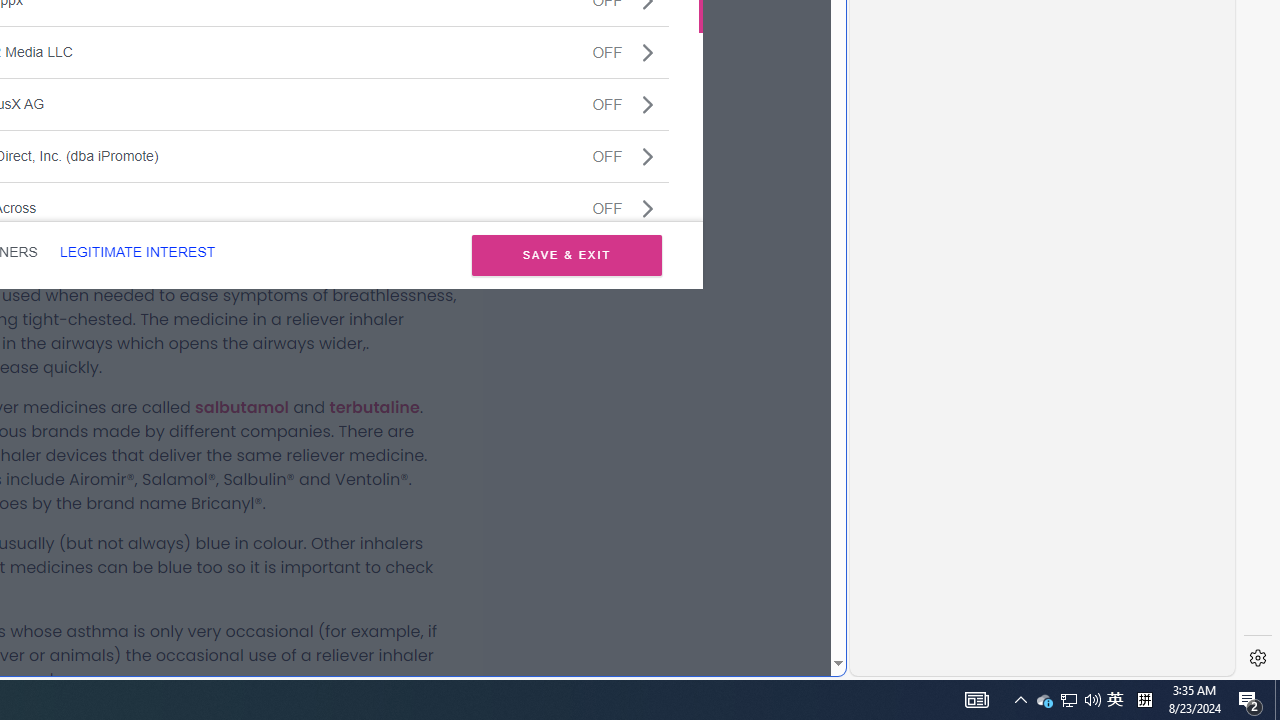  I want to click on 'SAVE & EXIT', so click(566, 254).